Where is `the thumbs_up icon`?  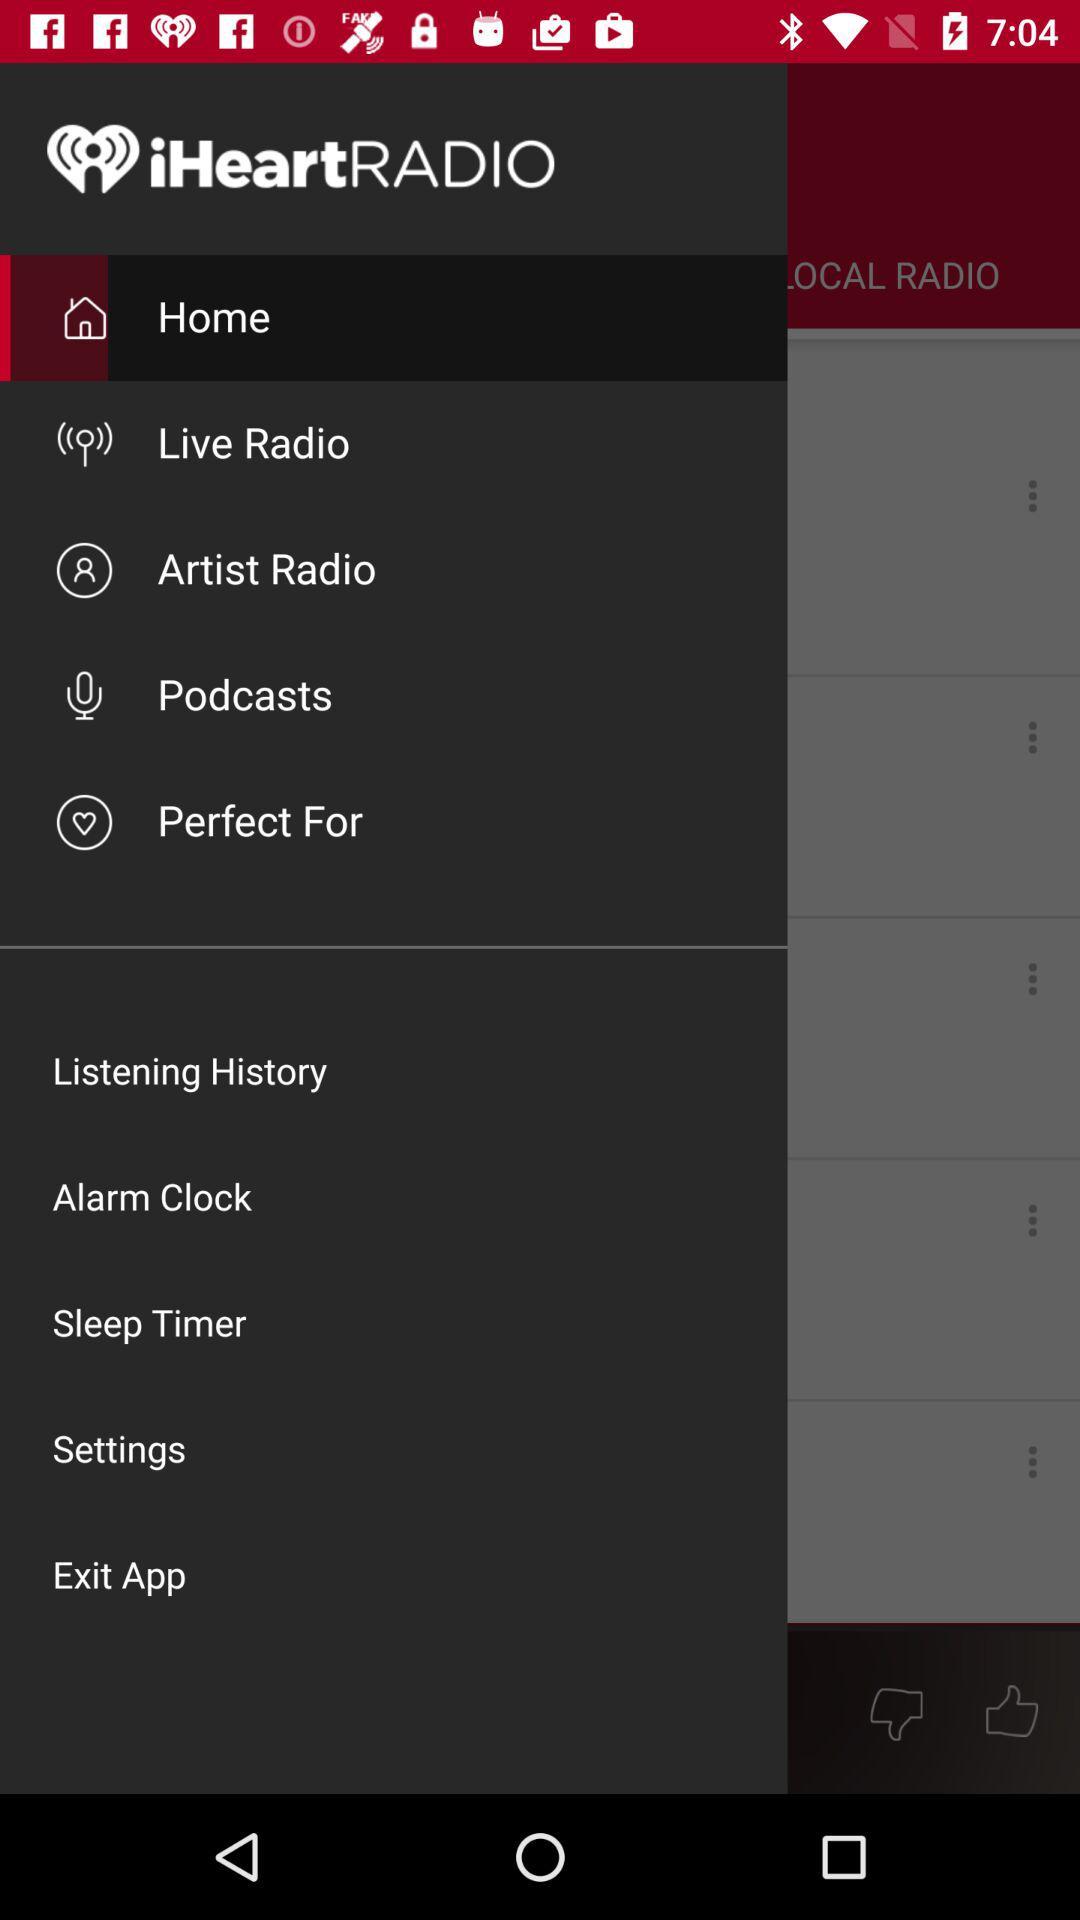 the thumbs_up icon is located at coordinates (1012, 1711).